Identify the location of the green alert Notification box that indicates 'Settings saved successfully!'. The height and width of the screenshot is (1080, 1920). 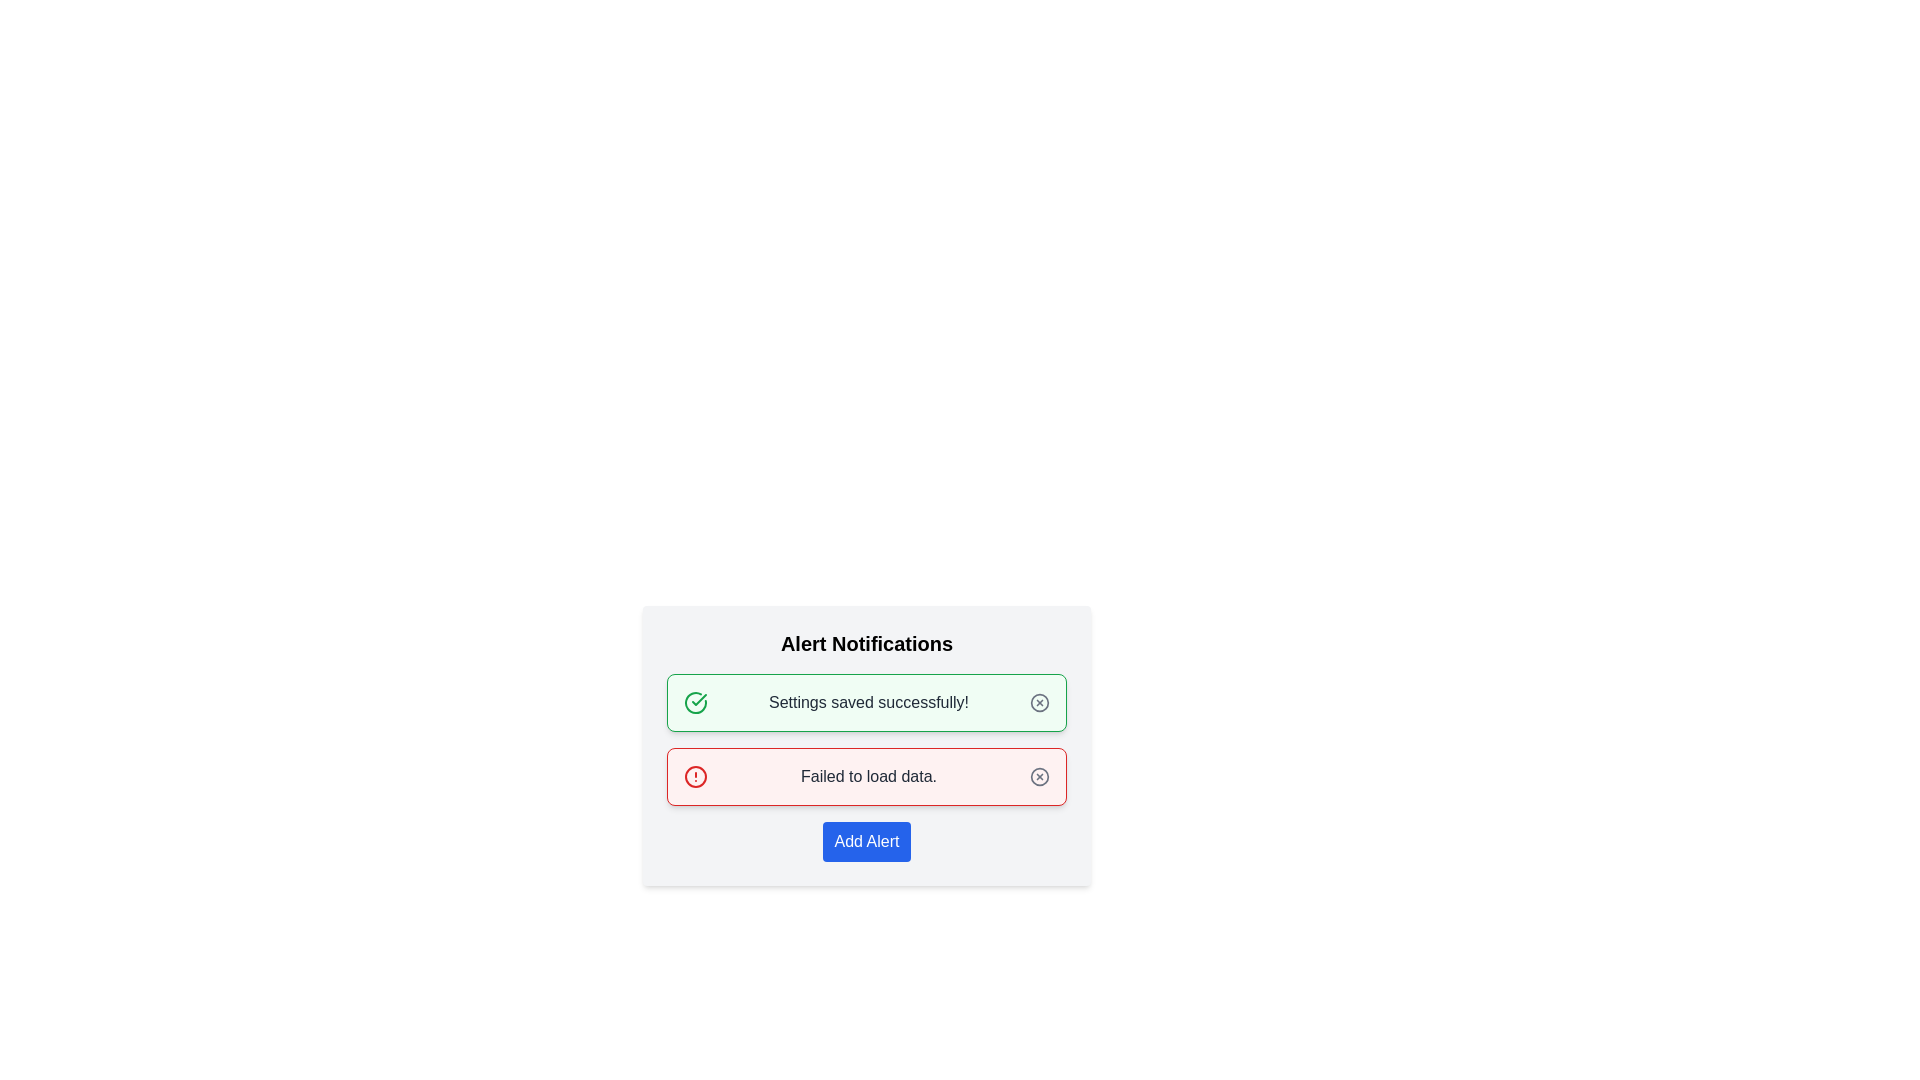
(867, 701).